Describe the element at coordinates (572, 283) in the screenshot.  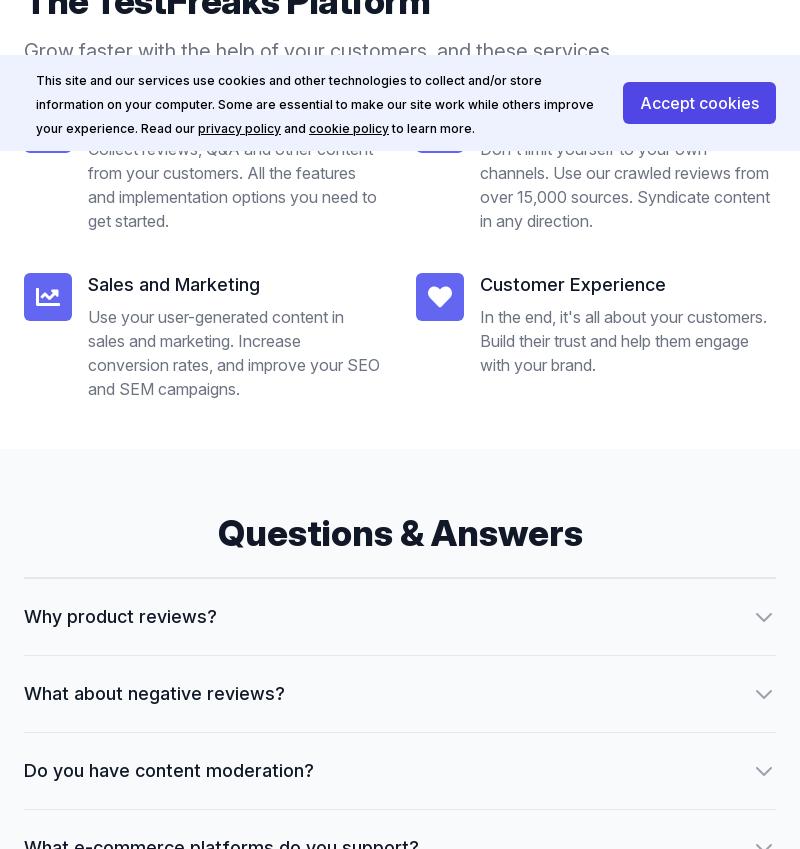
I see `'Customer Experience'` at that location.